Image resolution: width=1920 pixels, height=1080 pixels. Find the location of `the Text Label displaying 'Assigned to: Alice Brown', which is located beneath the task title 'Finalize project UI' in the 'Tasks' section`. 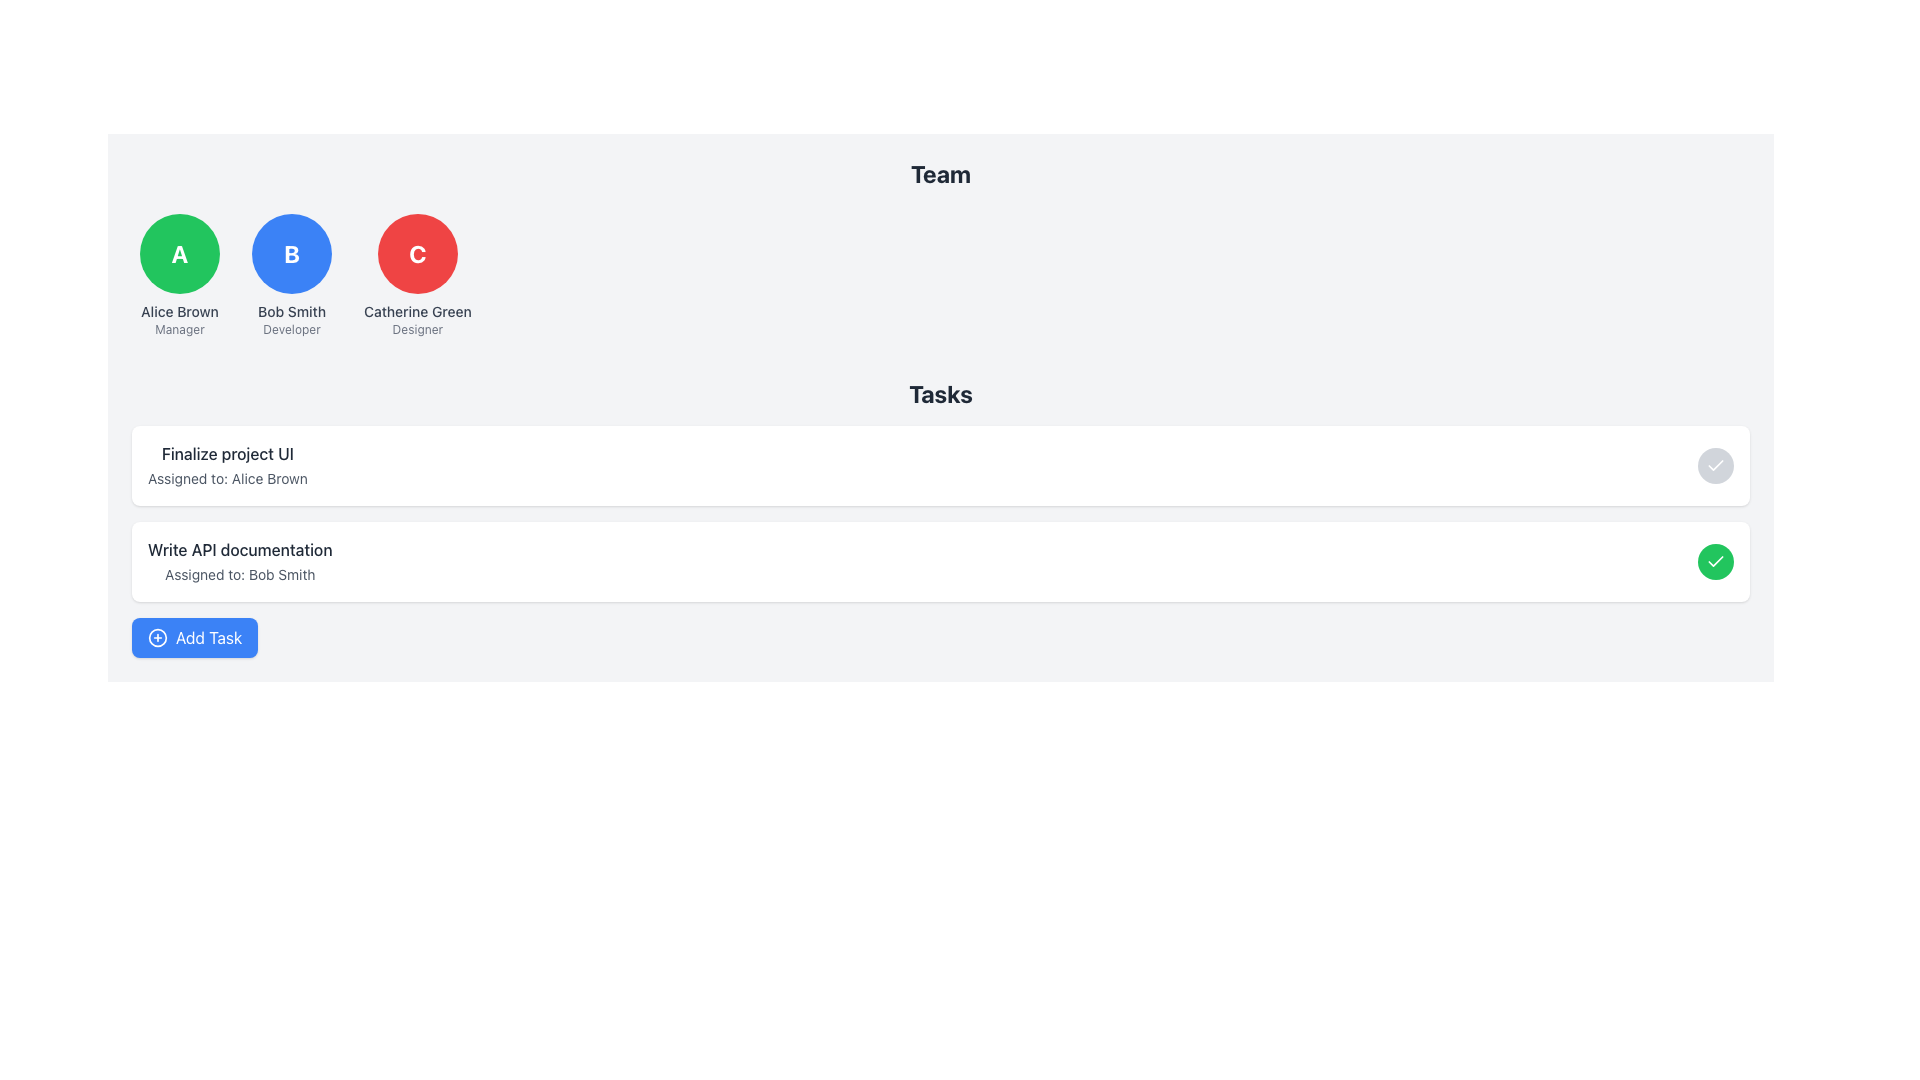

the Text Label displaying 'Assigned to: Alice Brown', which is located beneath the task title 'Finalize project UI' in the 'Tasks' section is located at coordinates (227, 478).